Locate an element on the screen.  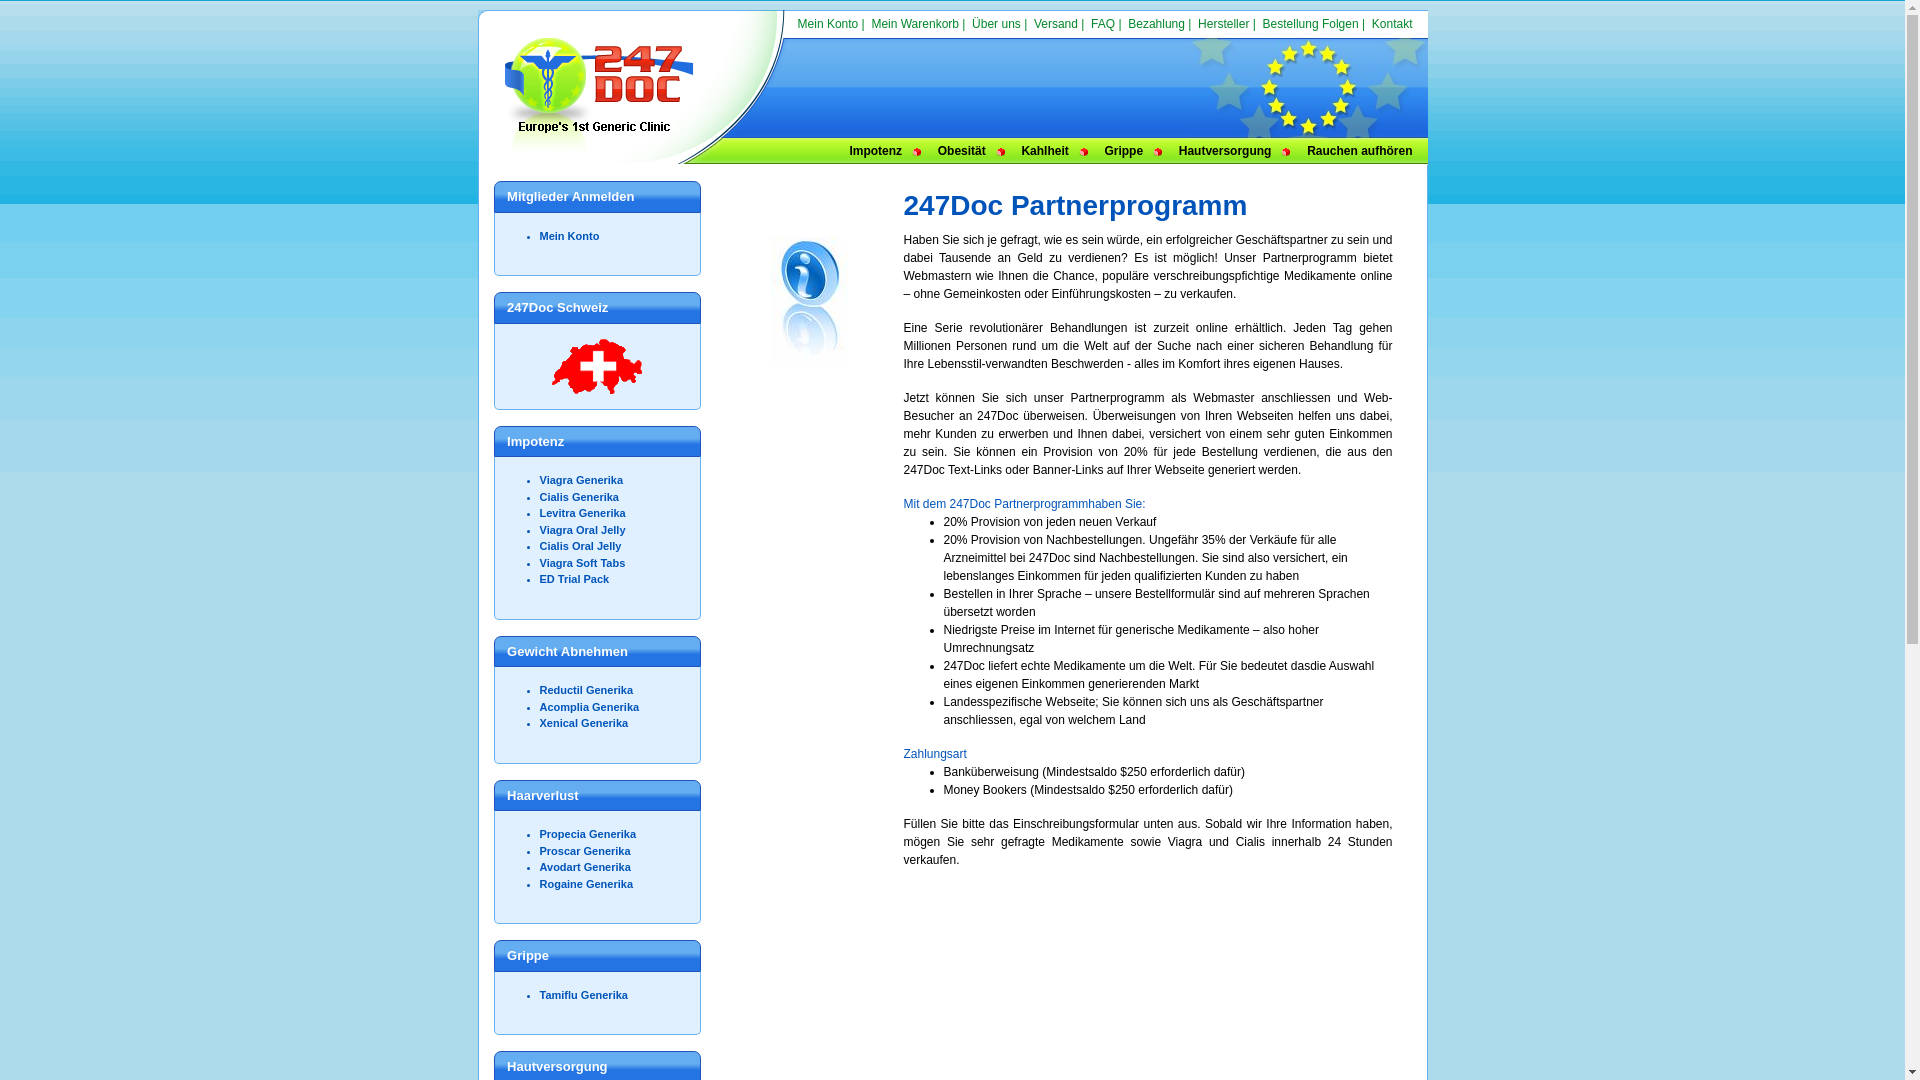
'ED Trial Pack' is located at coordinates (574, 578).